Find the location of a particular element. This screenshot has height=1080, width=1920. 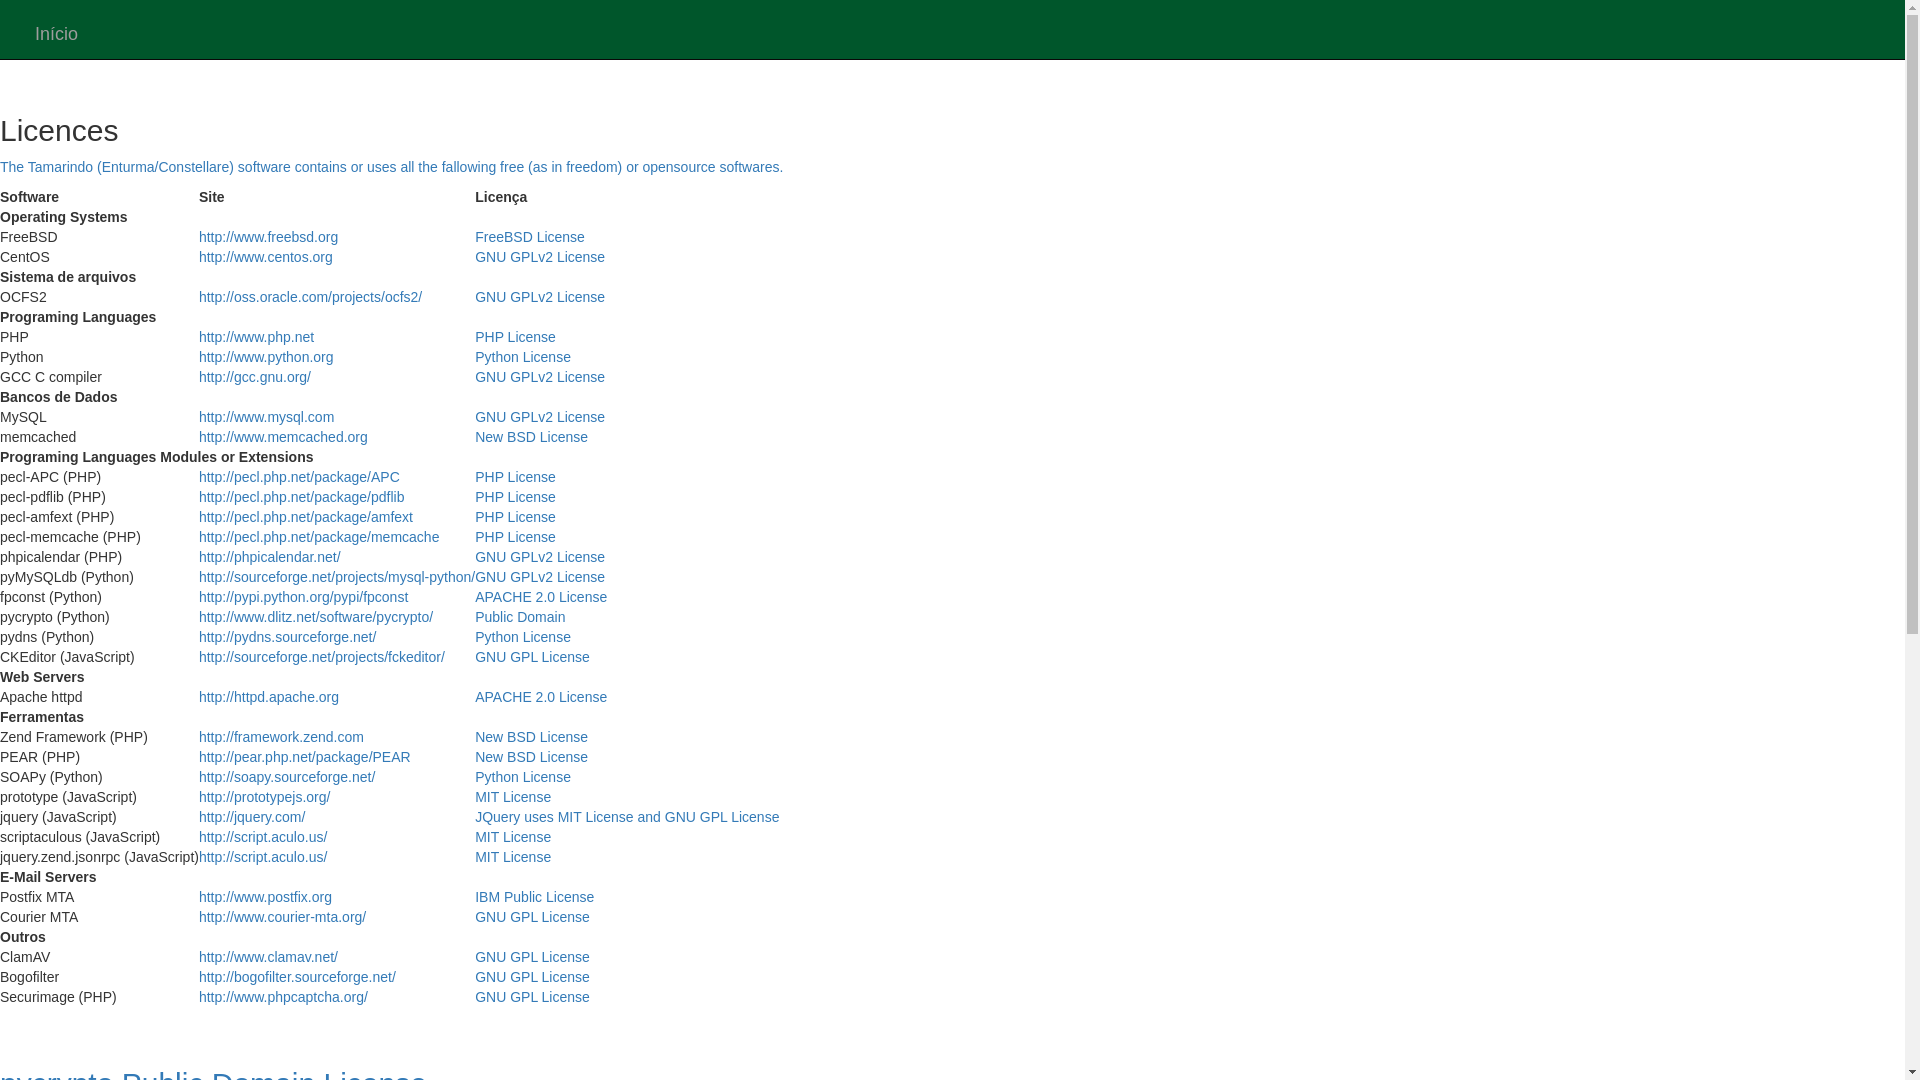

'http://www.dlitz.net/software/pycrypto/' is located at coordinates (315, 616).